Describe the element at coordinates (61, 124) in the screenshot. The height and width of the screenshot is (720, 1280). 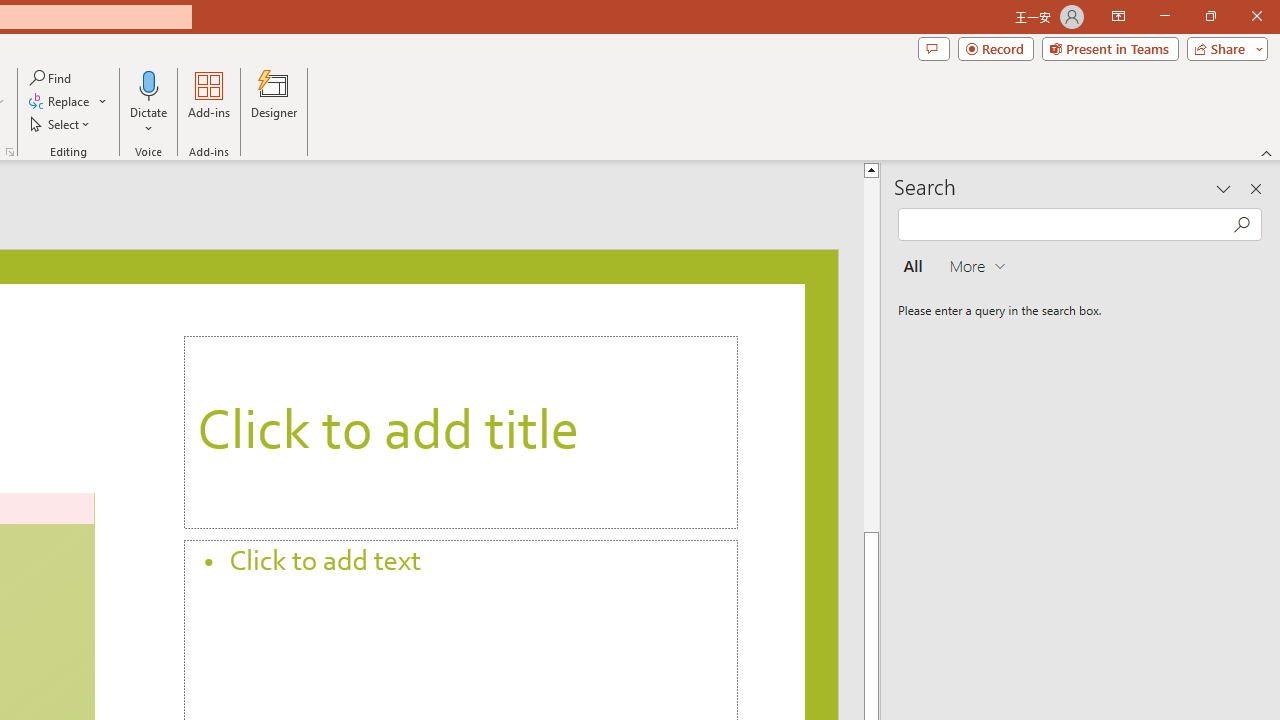
I see `'Select'` at that location.